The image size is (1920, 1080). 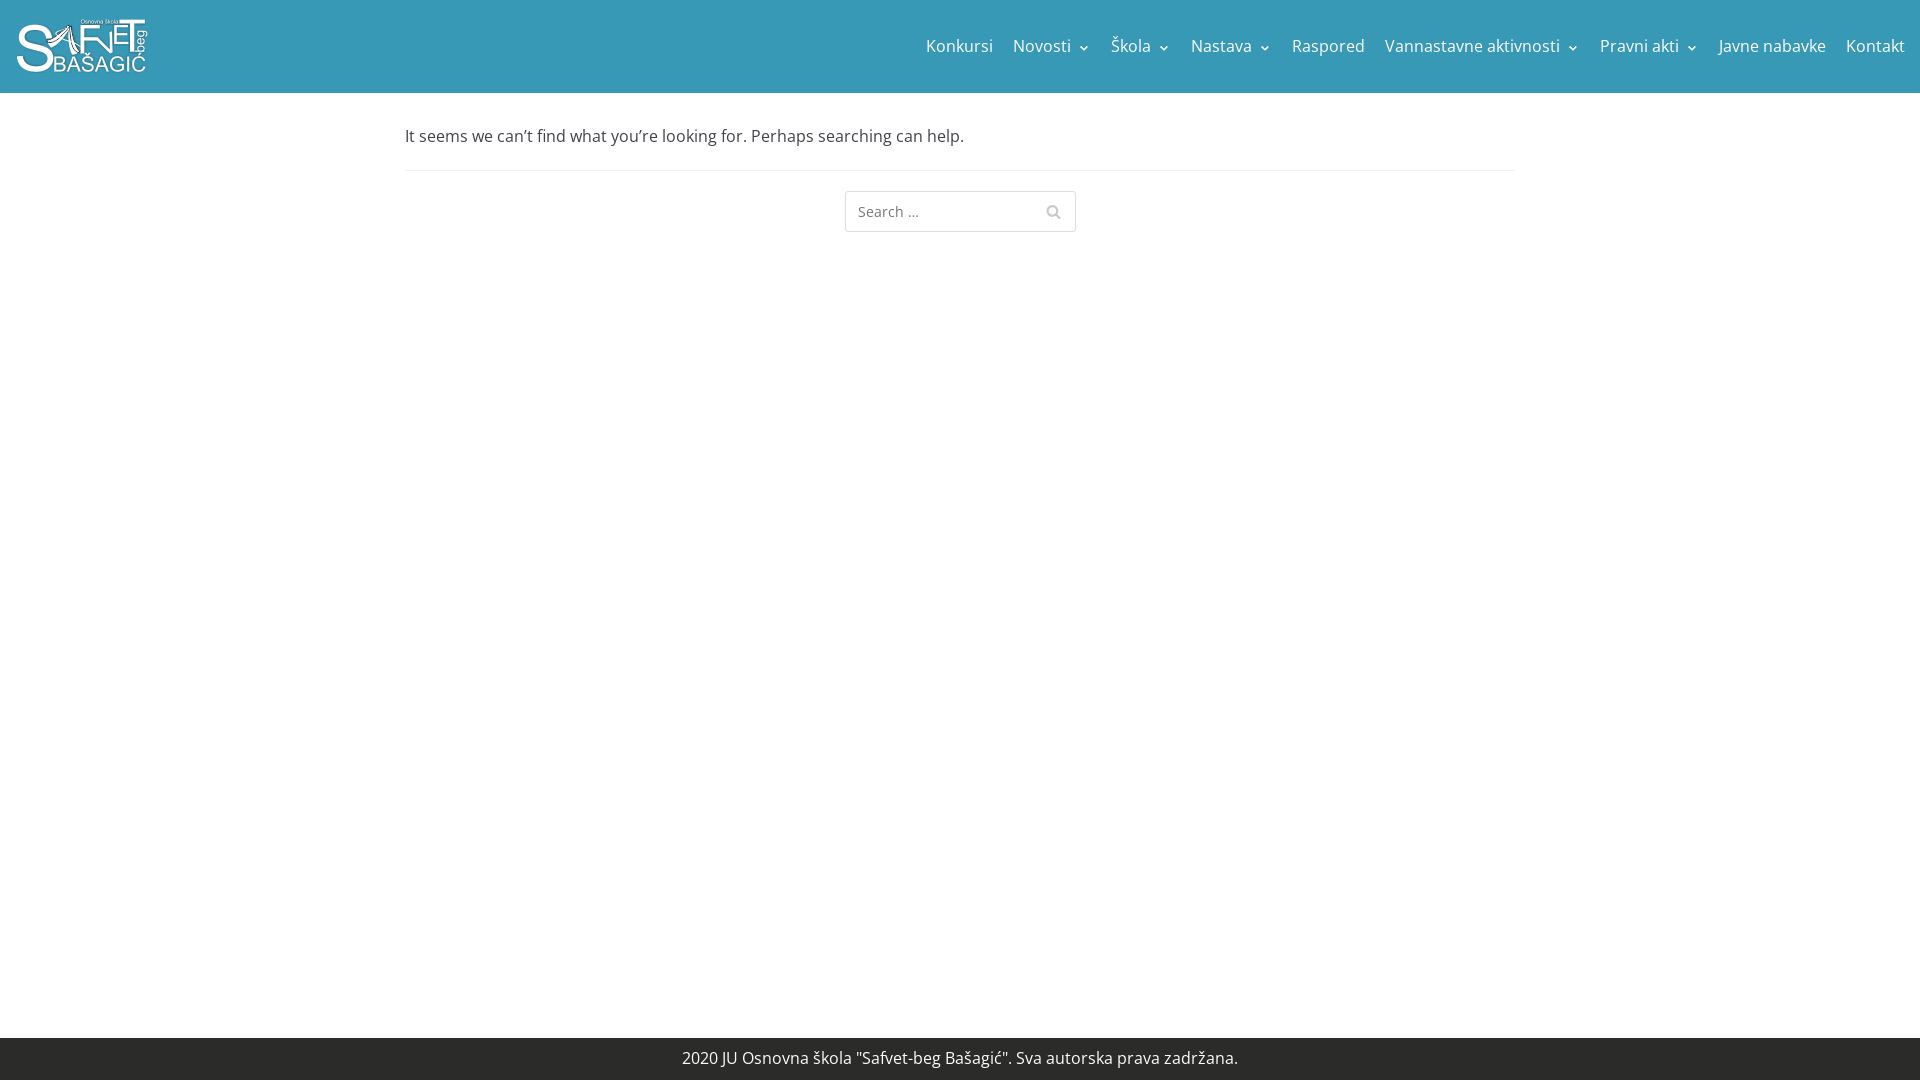 What do you see at coordinates (1328, 45) in the screenshot?
I see `'Raspored'` at bounding box center [1328, 45].